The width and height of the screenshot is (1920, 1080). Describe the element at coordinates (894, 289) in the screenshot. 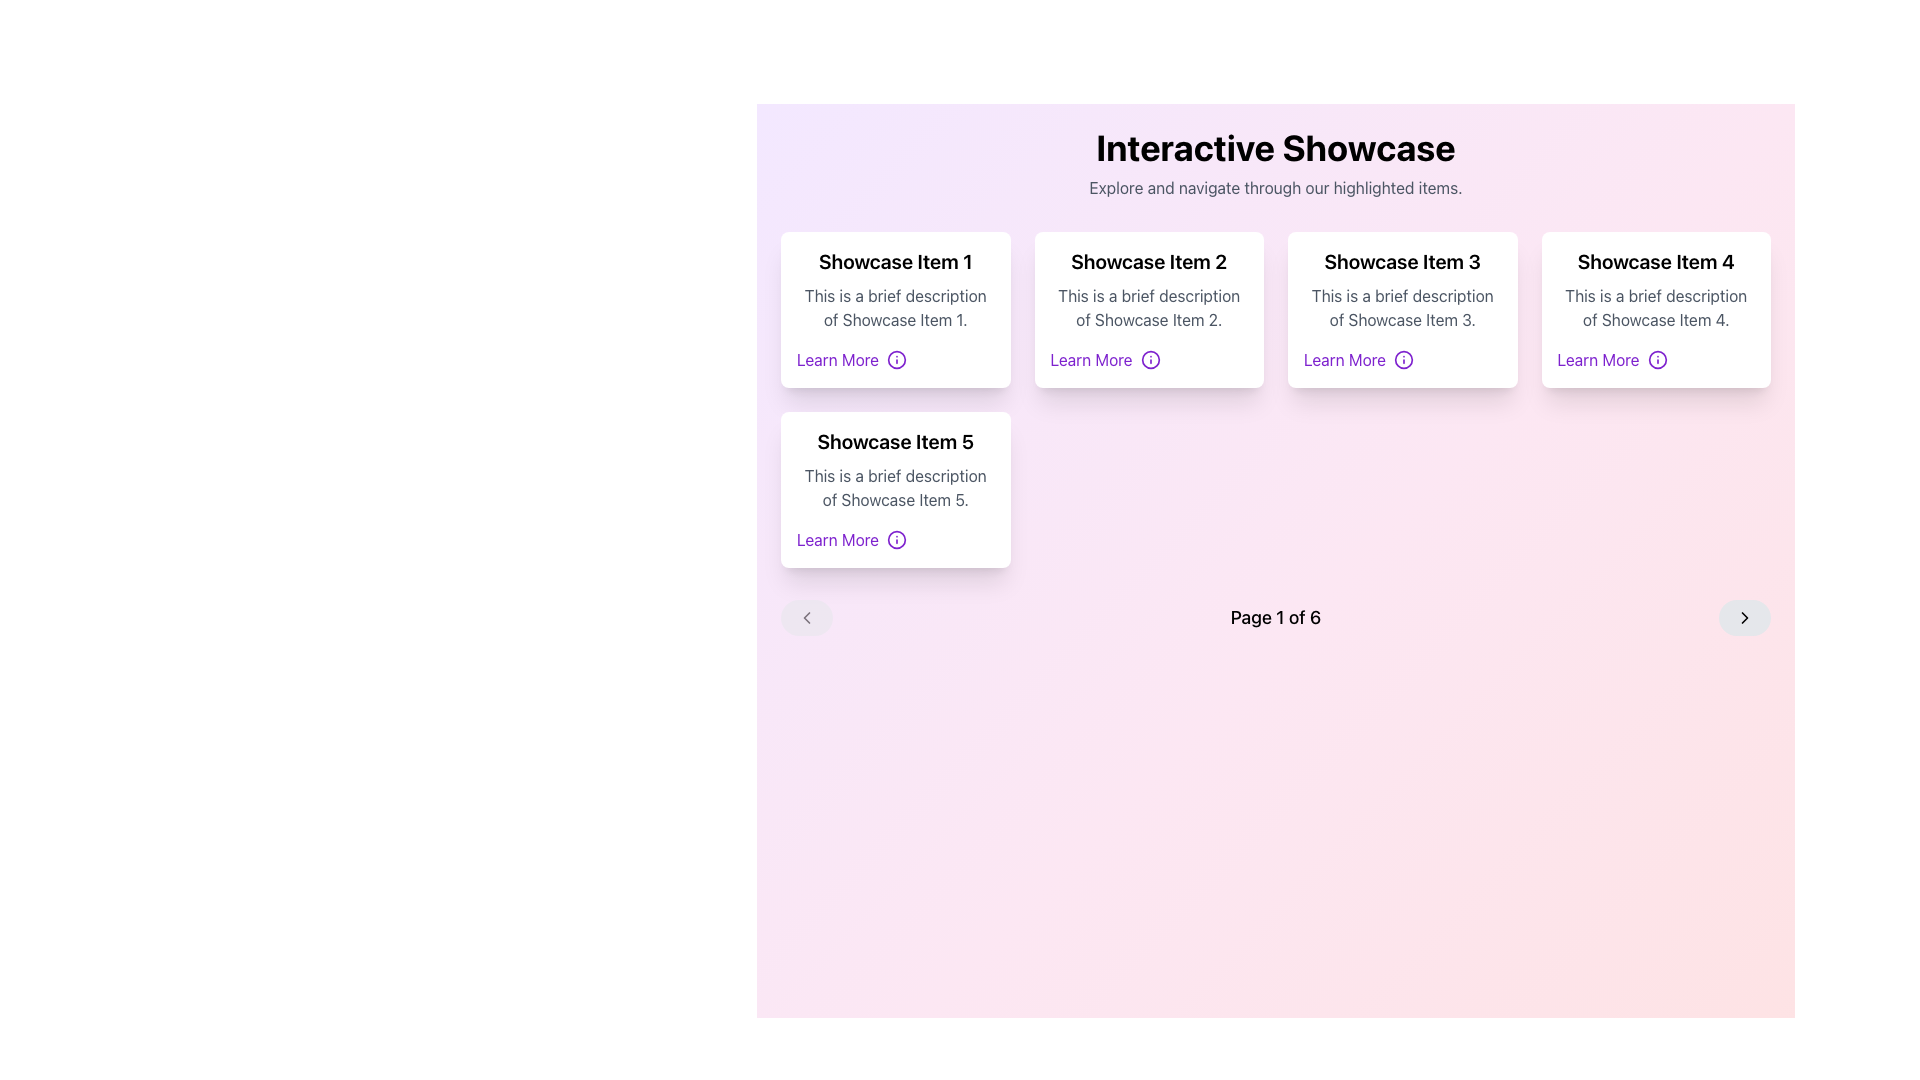

I see `the Text Display element that shows 'Showcase Item 1' and its description 'This is a brief description of Showcase Item 1.'` at that location.